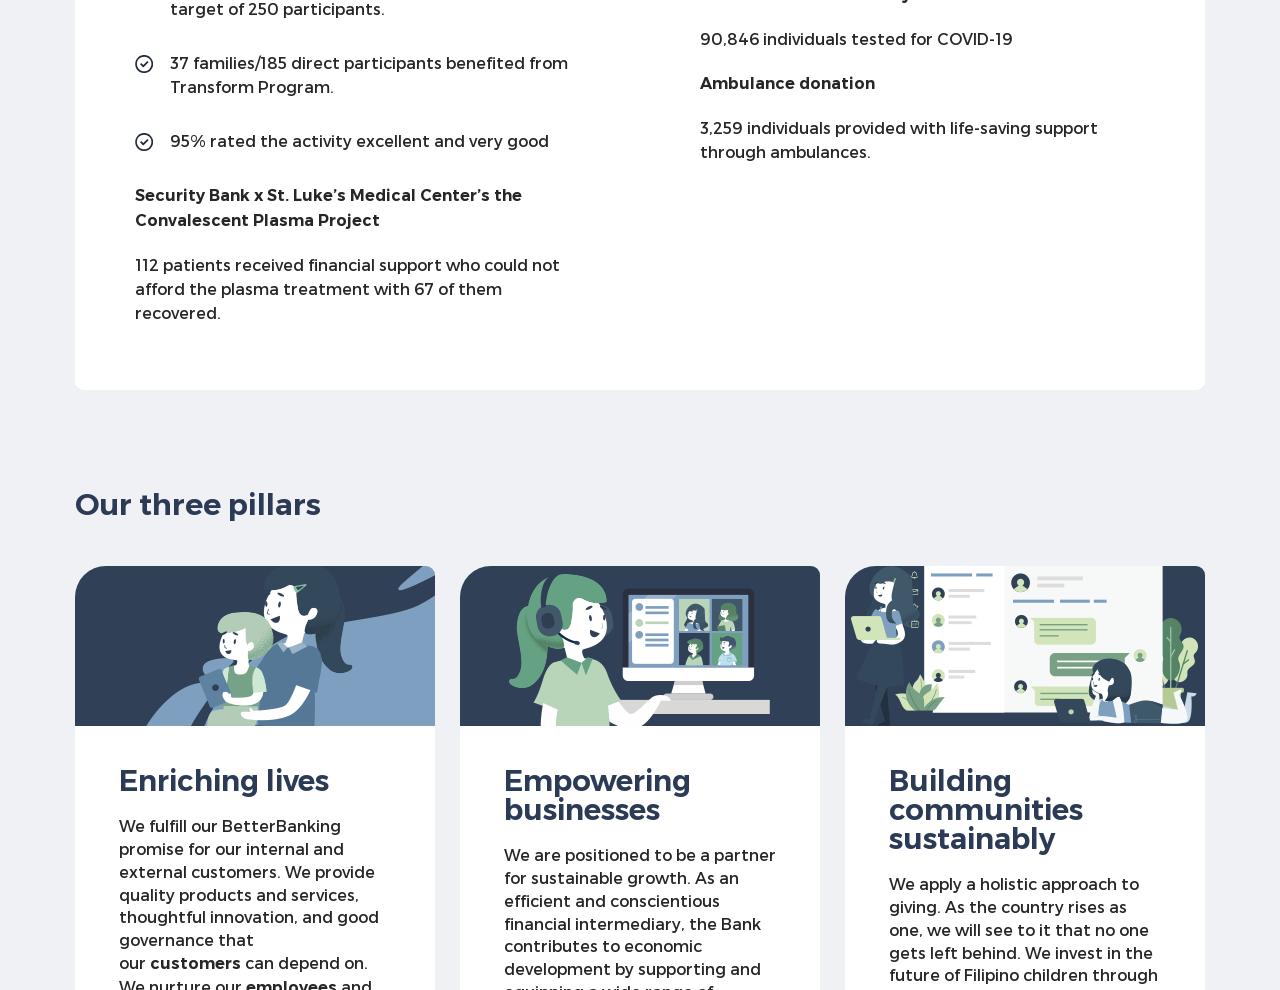 The width and height of the screenshot is (1280, 990). What do you see at coordinates (195, 963) in the screenshot?
I see `'customers'` at bounding box center [195, 963].